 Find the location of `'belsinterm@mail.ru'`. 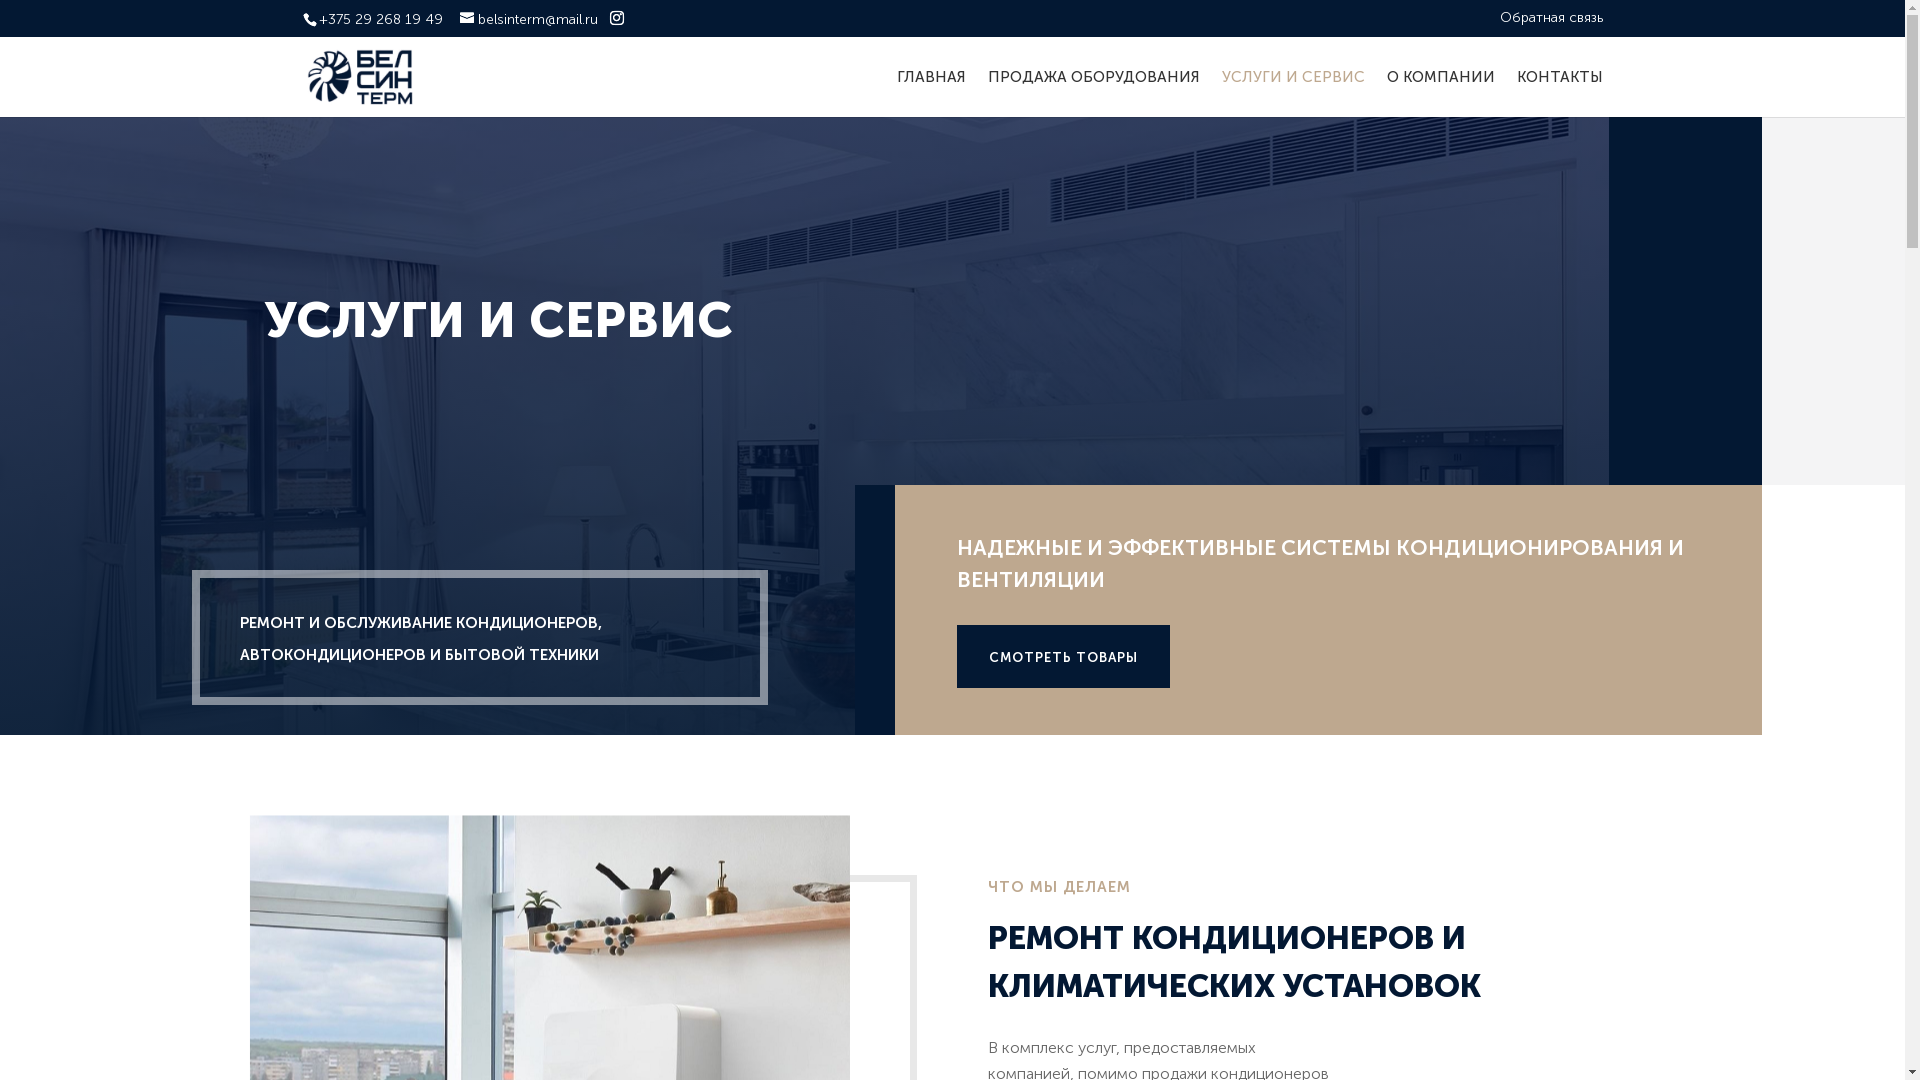

'belsinterm@mail.ru' is located at coordinates (459, 18).